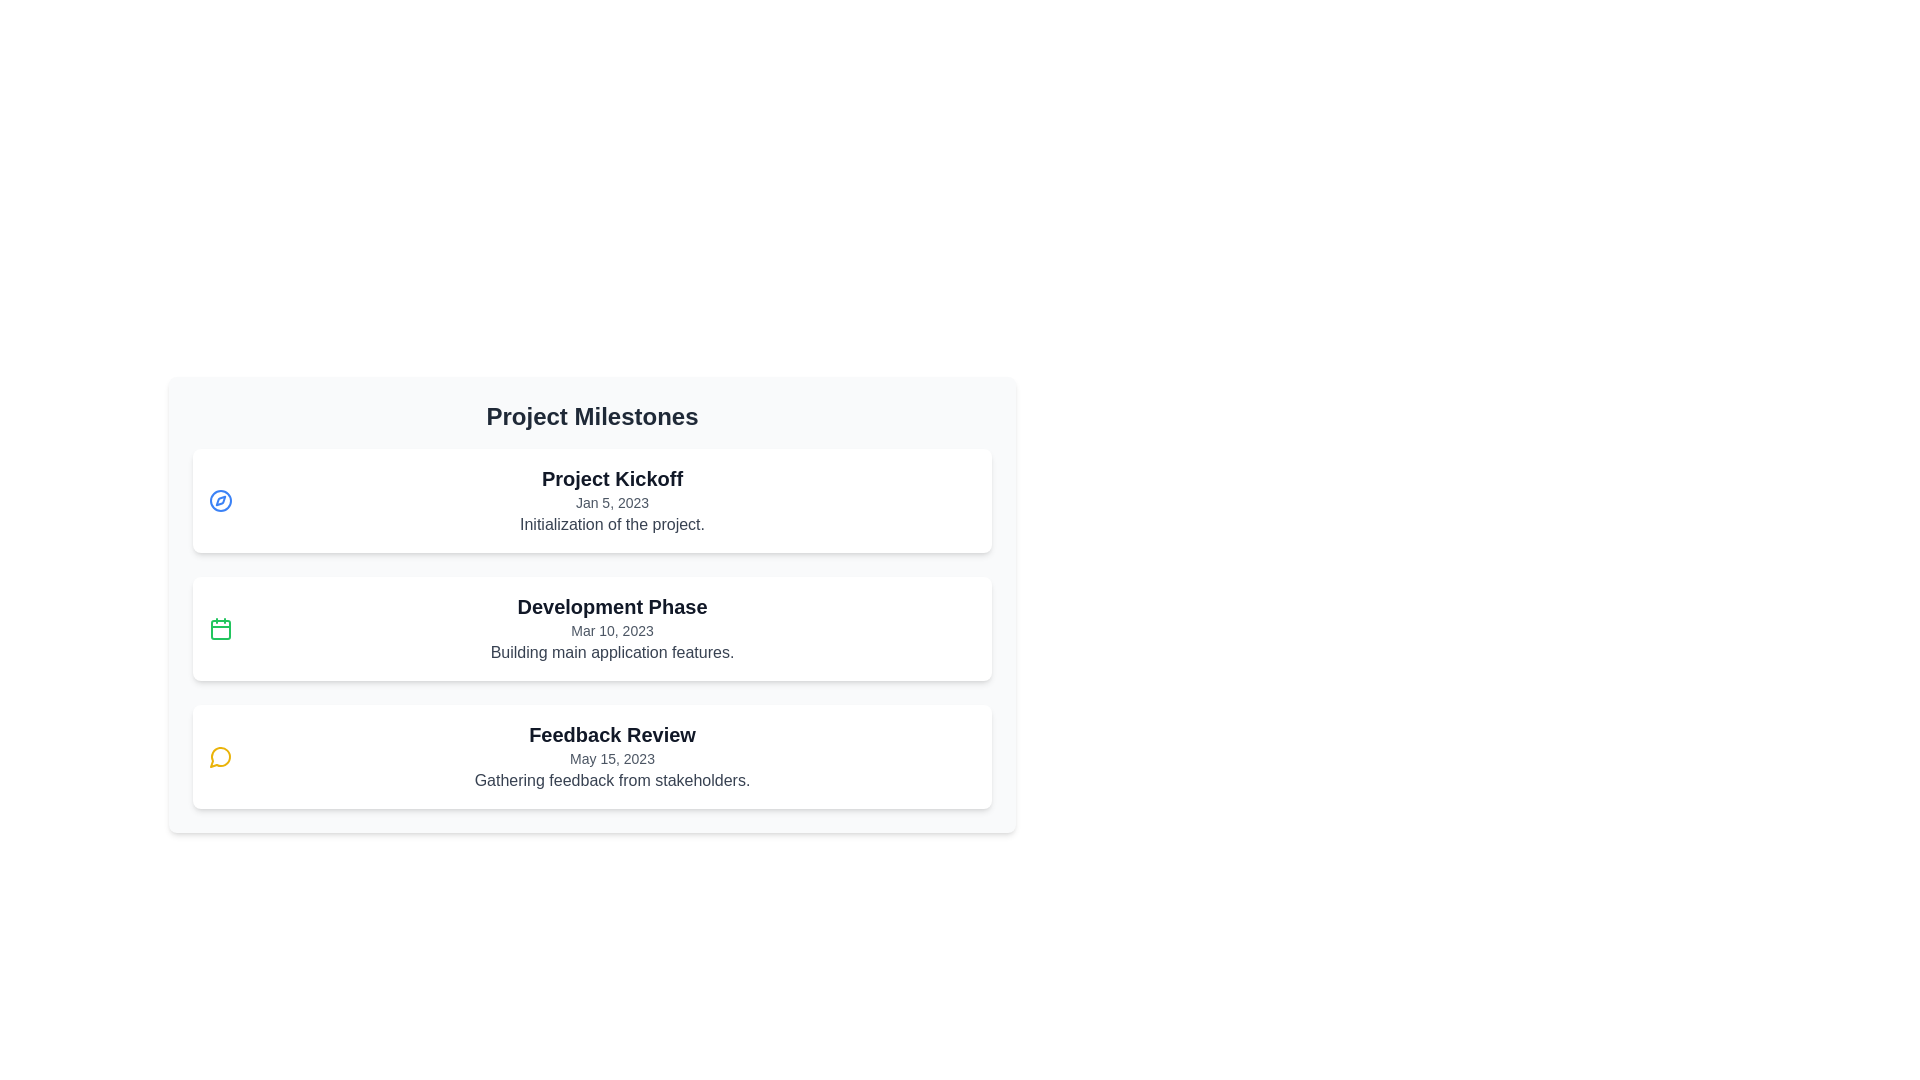  Describe the element at coordinates (591, 627) in the screenshot. I see `the 'Development Phase' informational card, which displays details about the milestone including a title, date, and description, positioned centrally in the sequence of project milestones` at that location.